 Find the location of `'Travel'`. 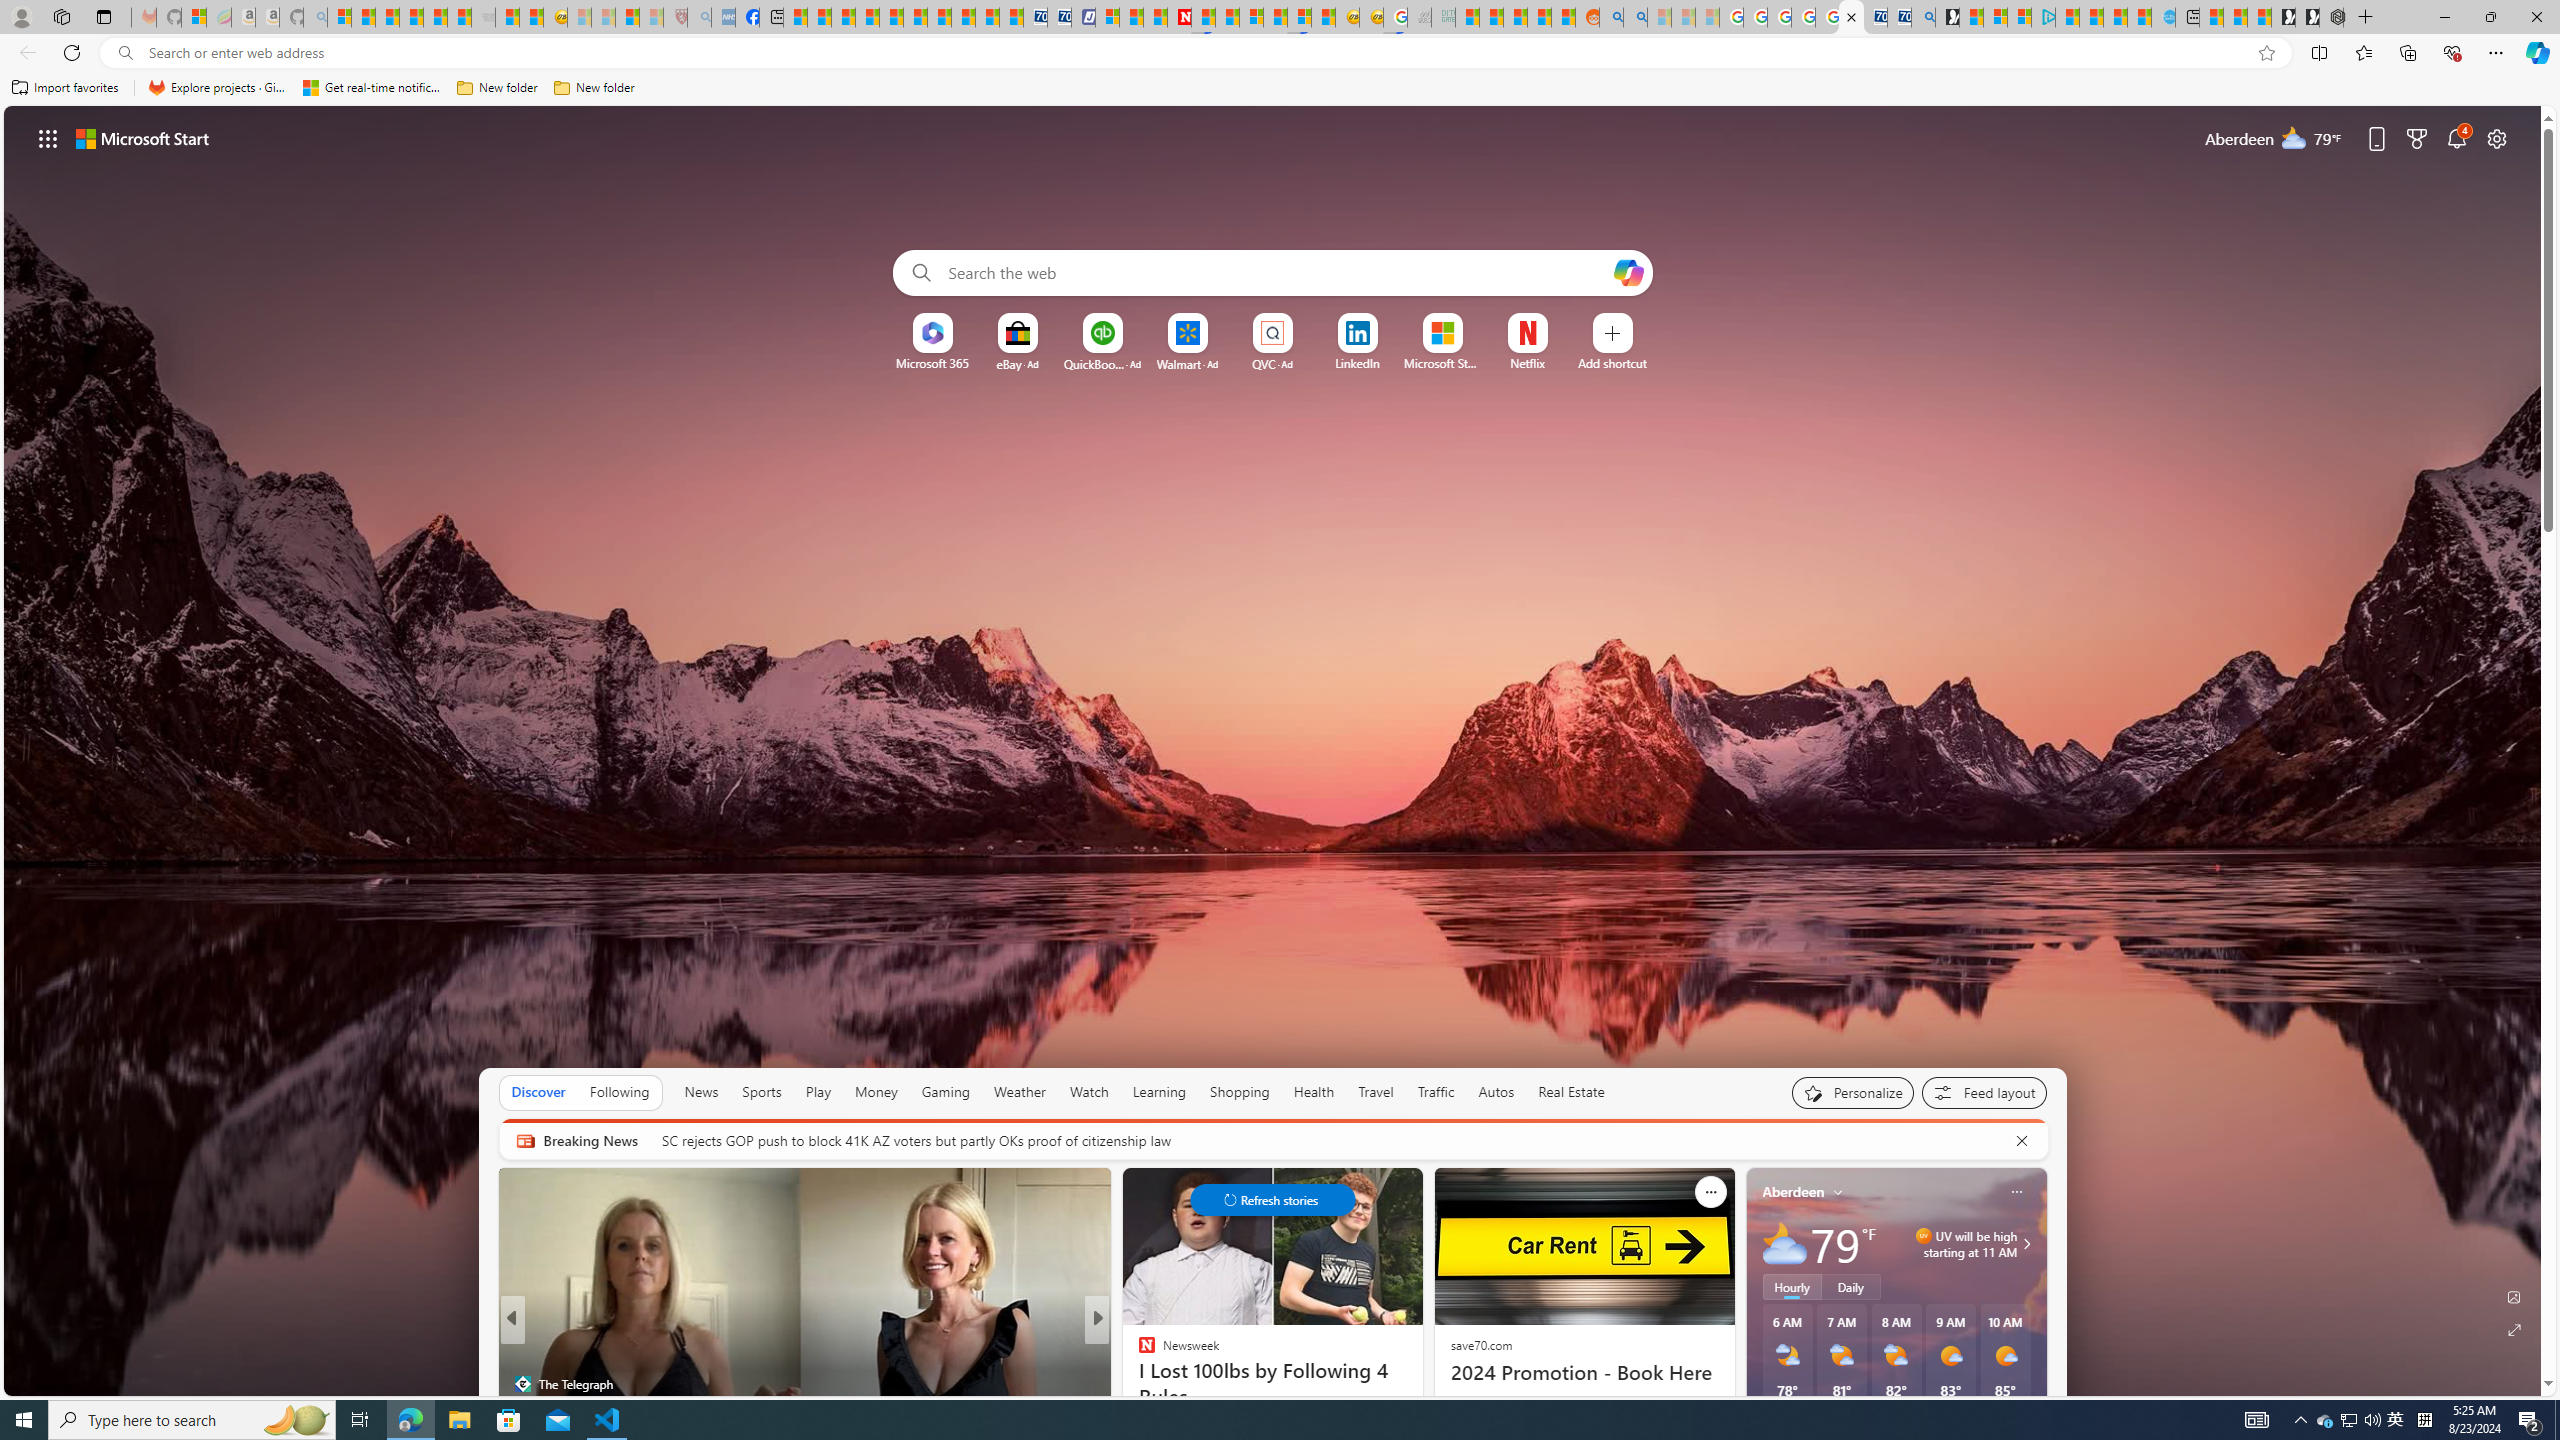

'Travel' is located at coordinates (1375, 1091).